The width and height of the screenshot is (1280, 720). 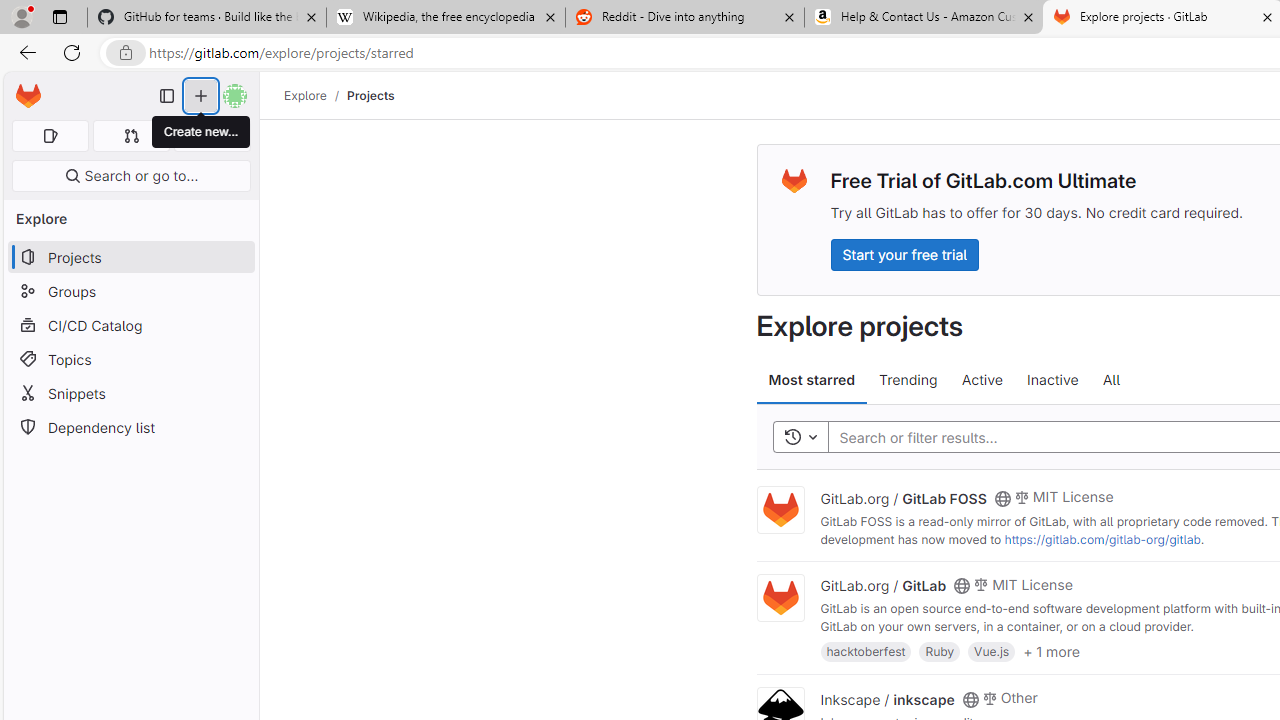 I want to click on 'Inkscape / inkscape', so click(x=886, y=697).